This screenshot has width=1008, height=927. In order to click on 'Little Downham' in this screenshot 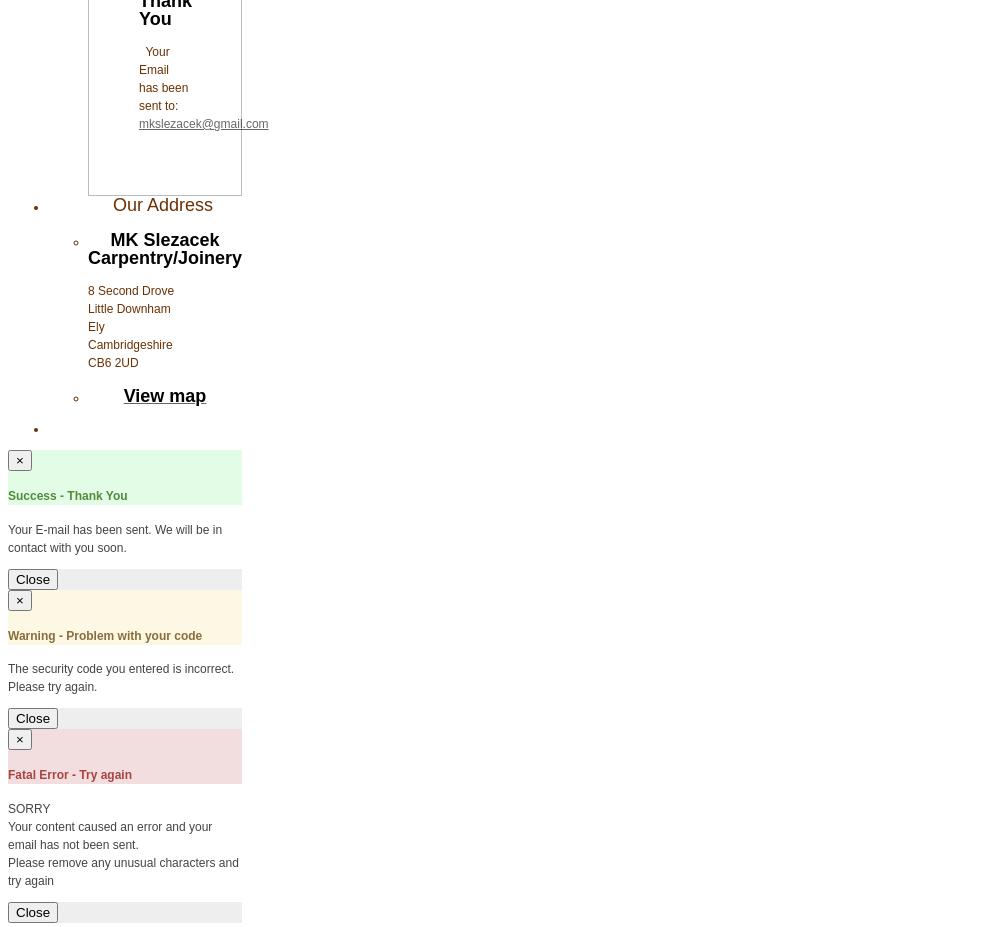, I will do `click(129, 308)`.